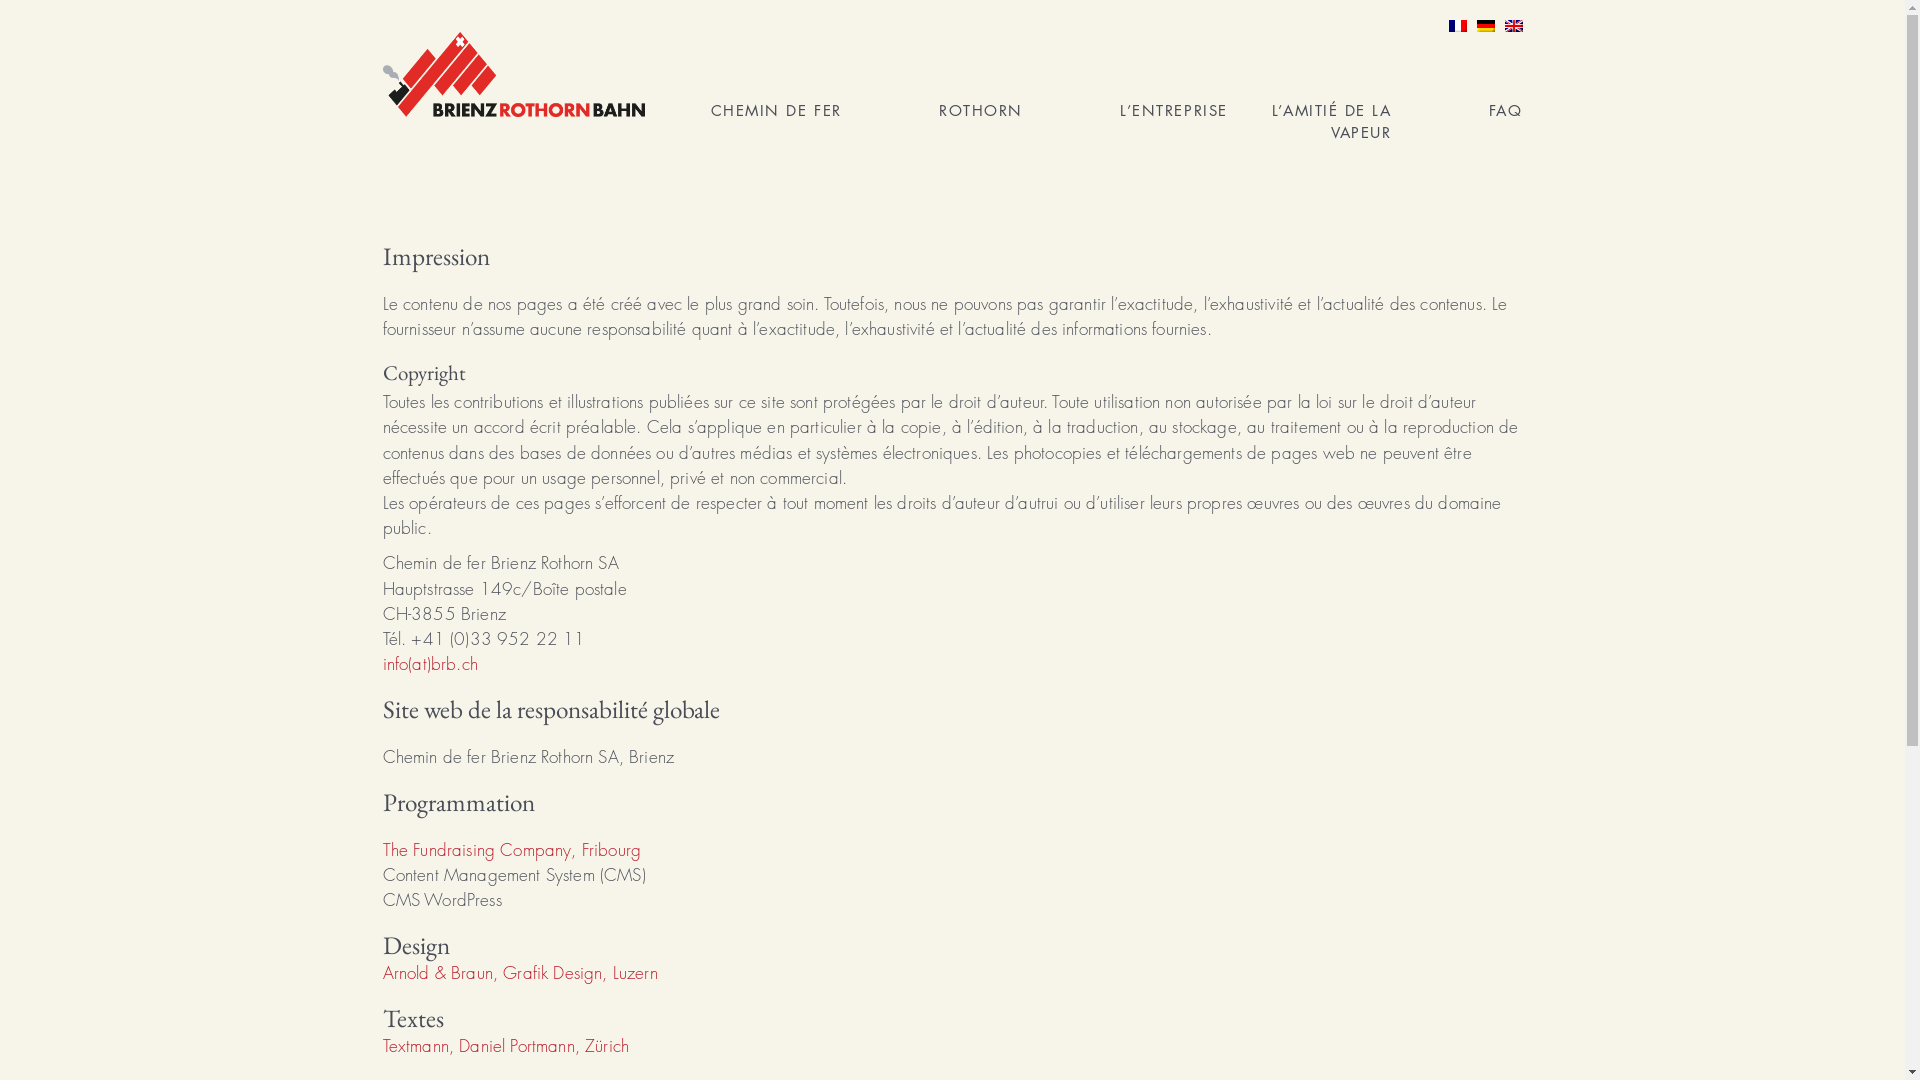 Image resolution: width=1920 pixels, height=1080 pixels. I want to click on 'info(at)brb.ch', so click(428, 663).